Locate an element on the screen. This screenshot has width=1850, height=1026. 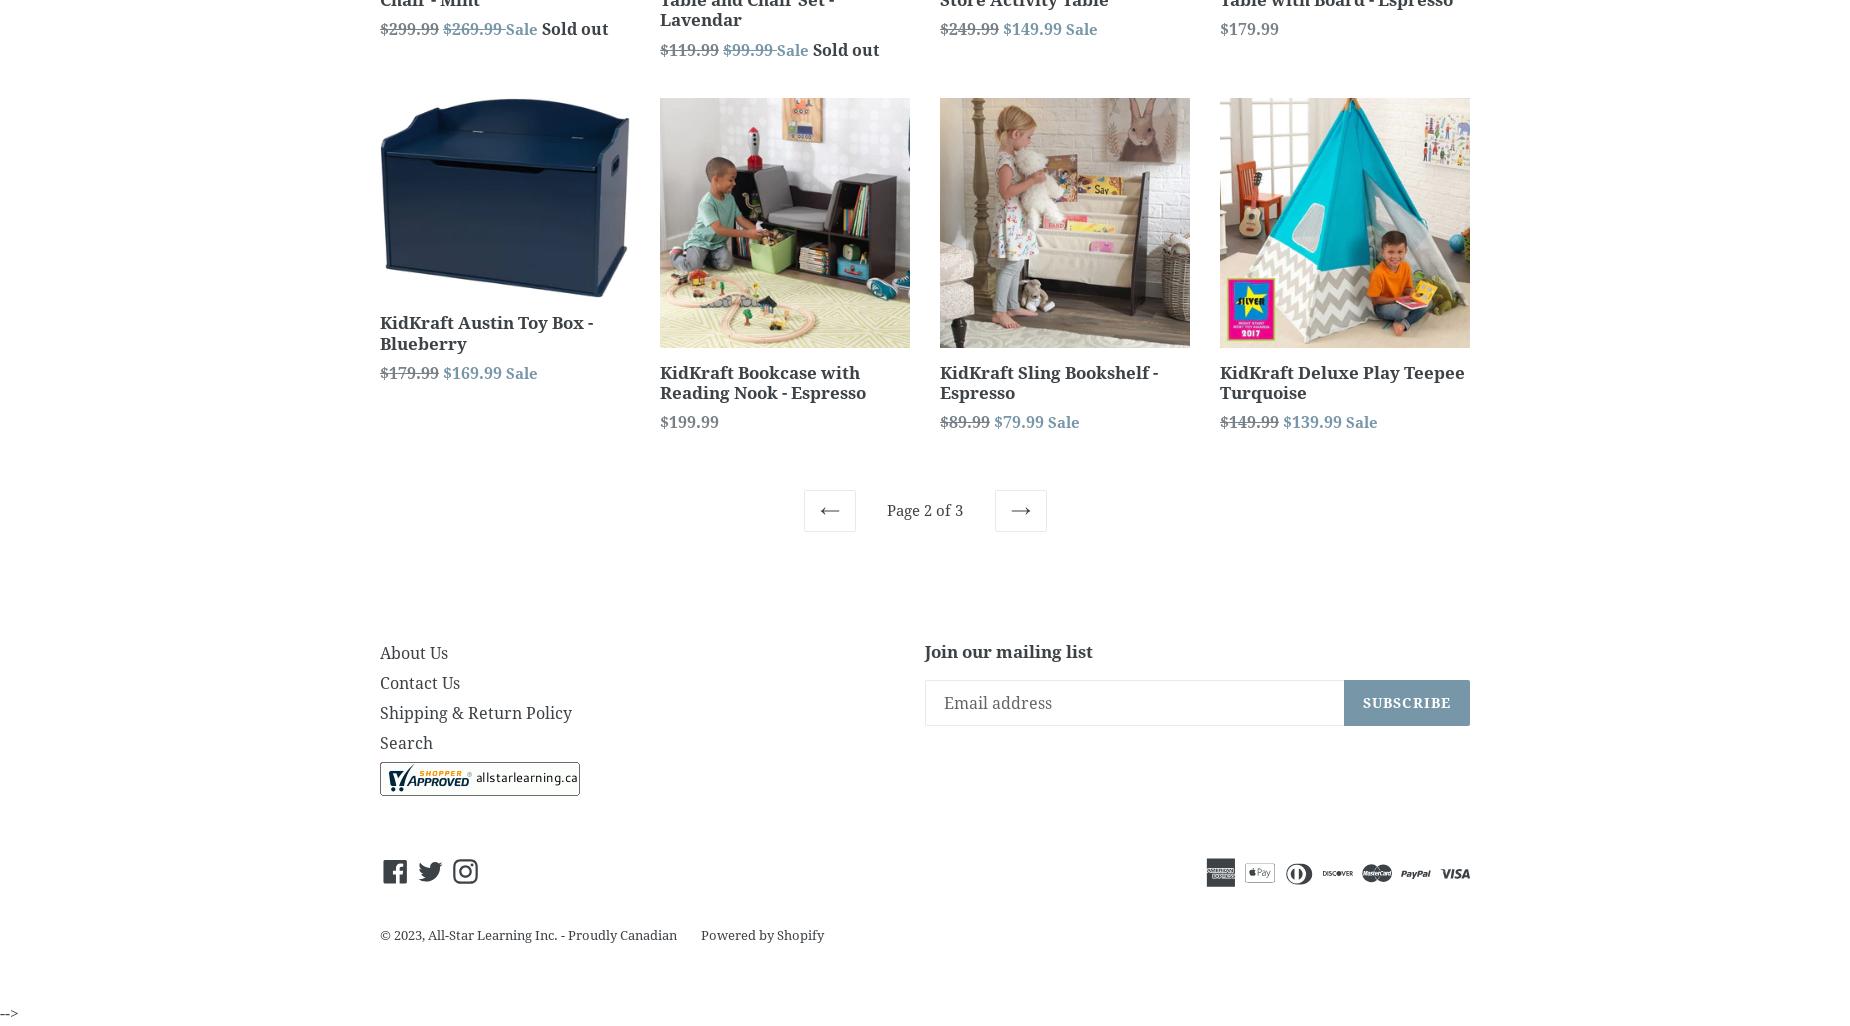
'$79.99' is located at coordinates (1020, 422).